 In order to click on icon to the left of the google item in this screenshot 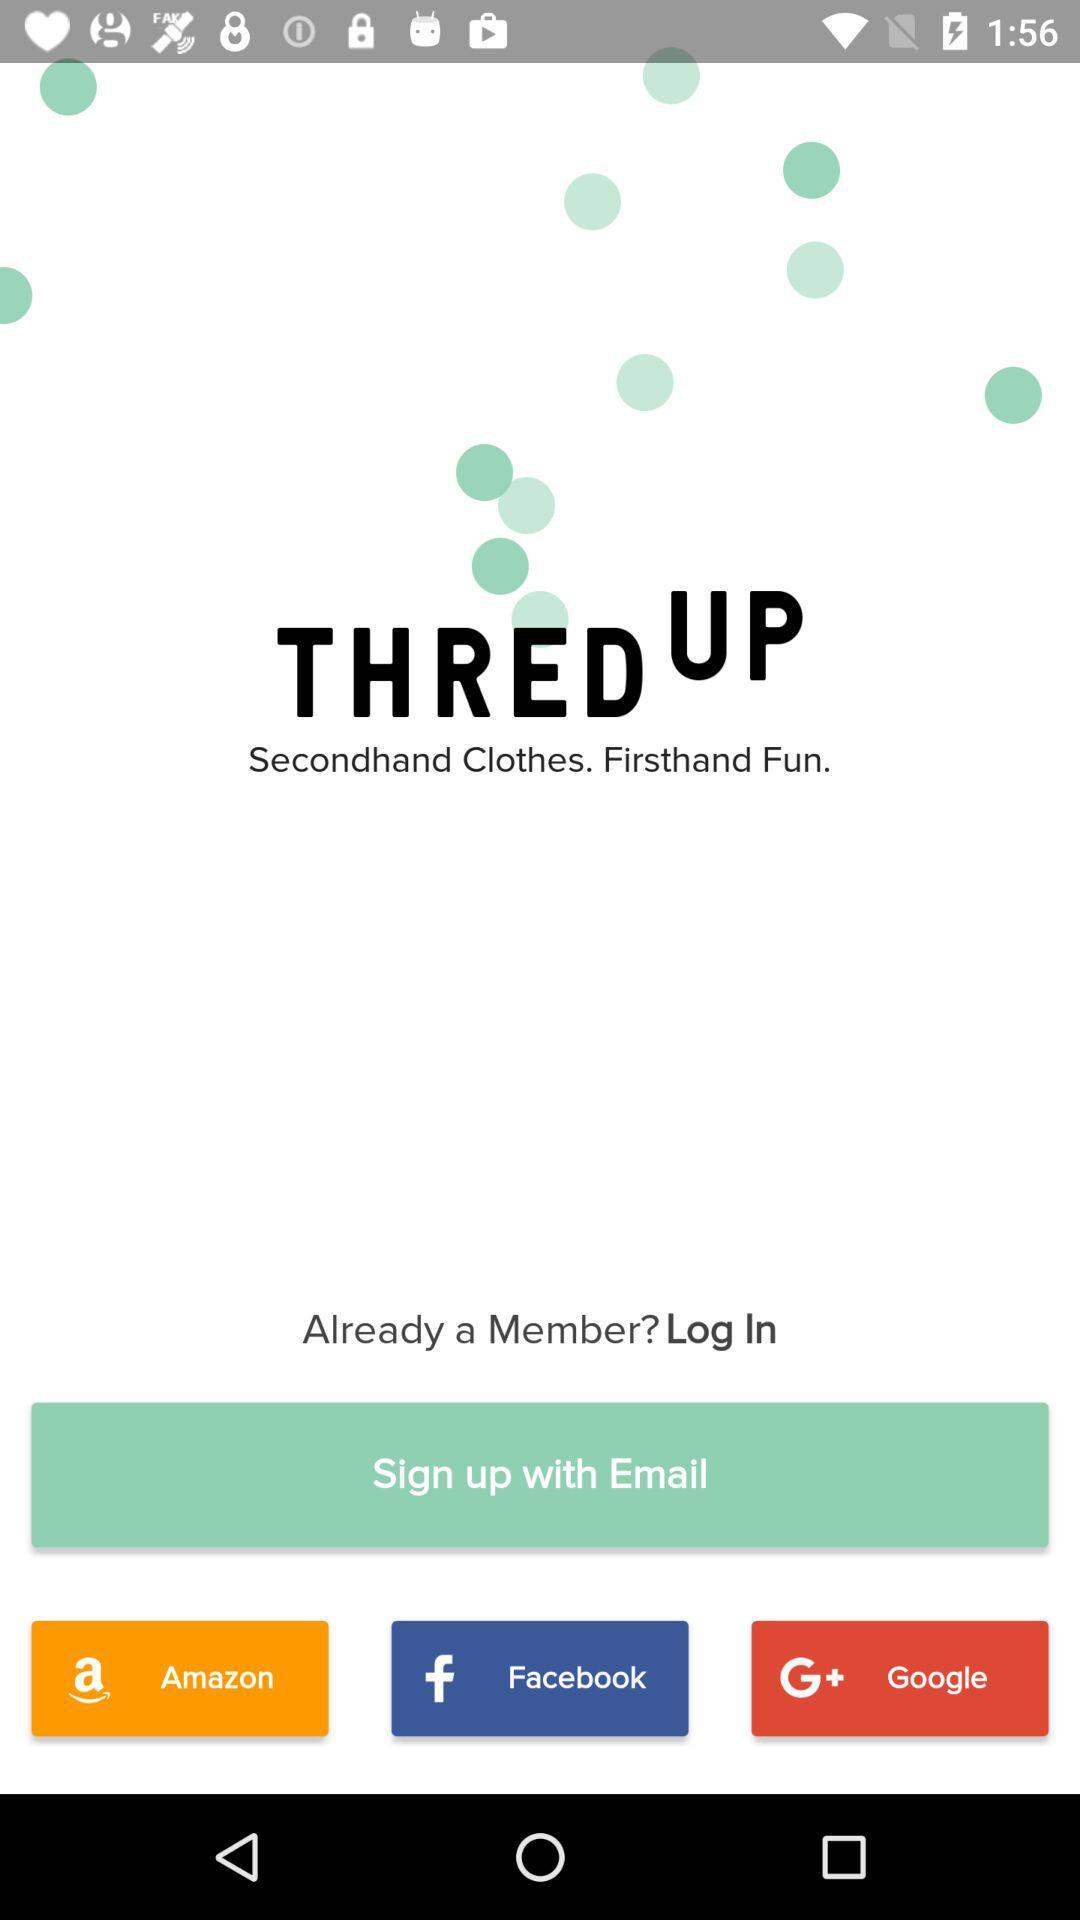, I will do `click(540, 1678)`.